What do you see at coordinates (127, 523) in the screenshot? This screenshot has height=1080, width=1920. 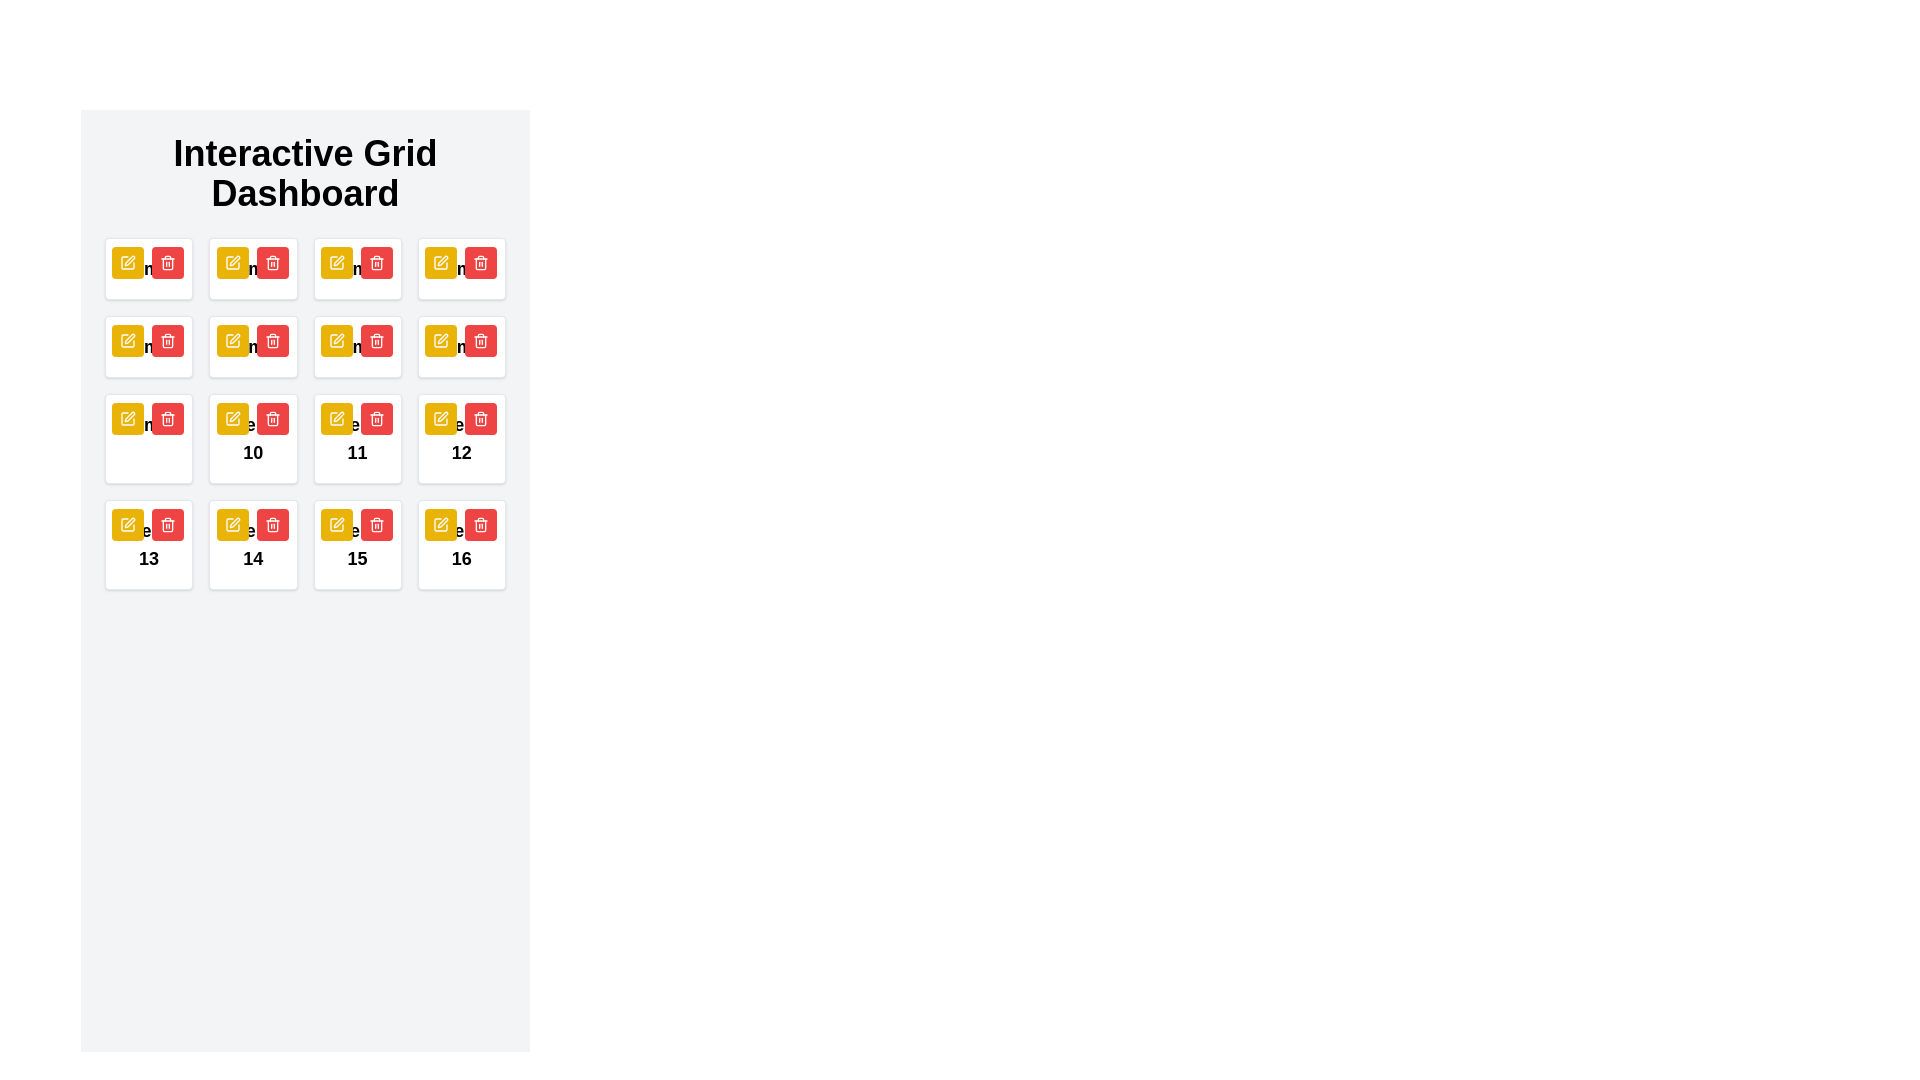 I see `the yellow icon with a pen symbol inside a square located at the bottom-left corner of the grid under item 13` at bounding box center [127, 523].